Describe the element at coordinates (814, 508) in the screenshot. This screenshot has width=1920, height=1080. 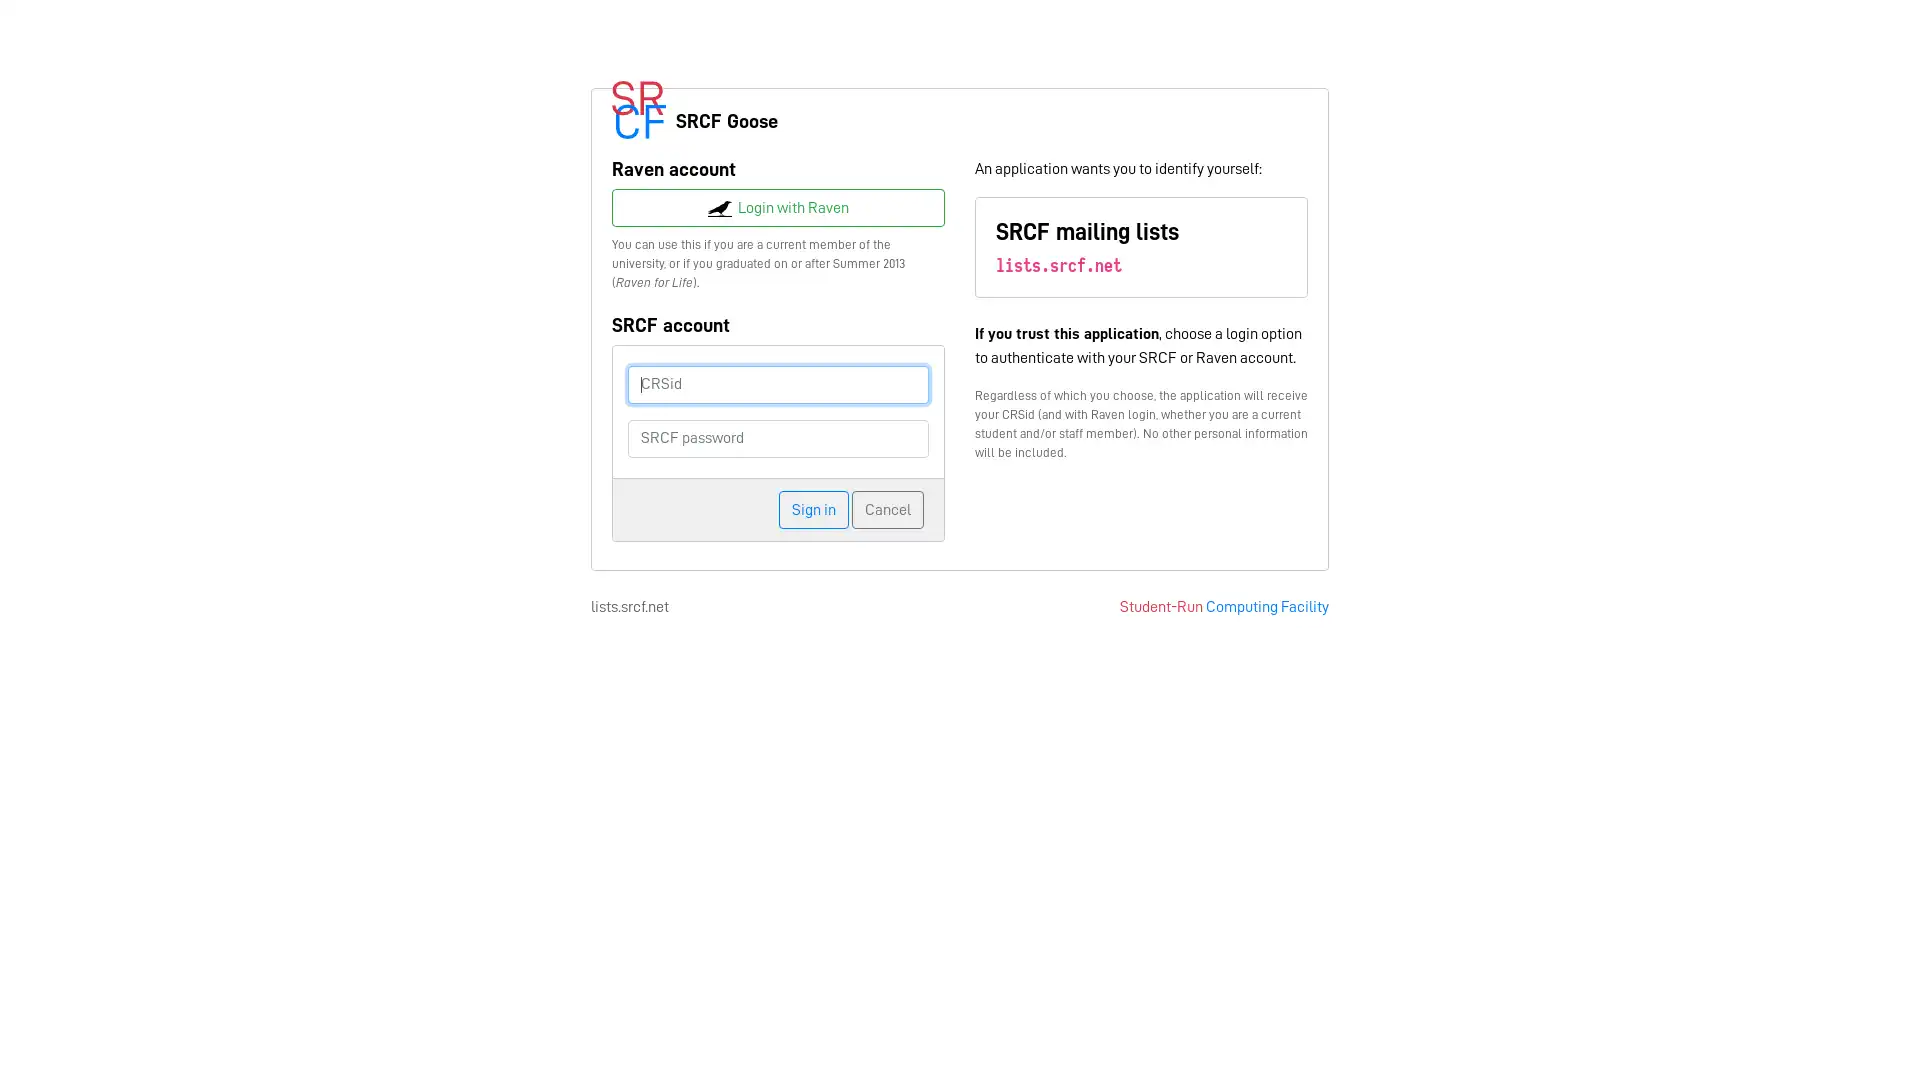
I see `Sign in` at that location.